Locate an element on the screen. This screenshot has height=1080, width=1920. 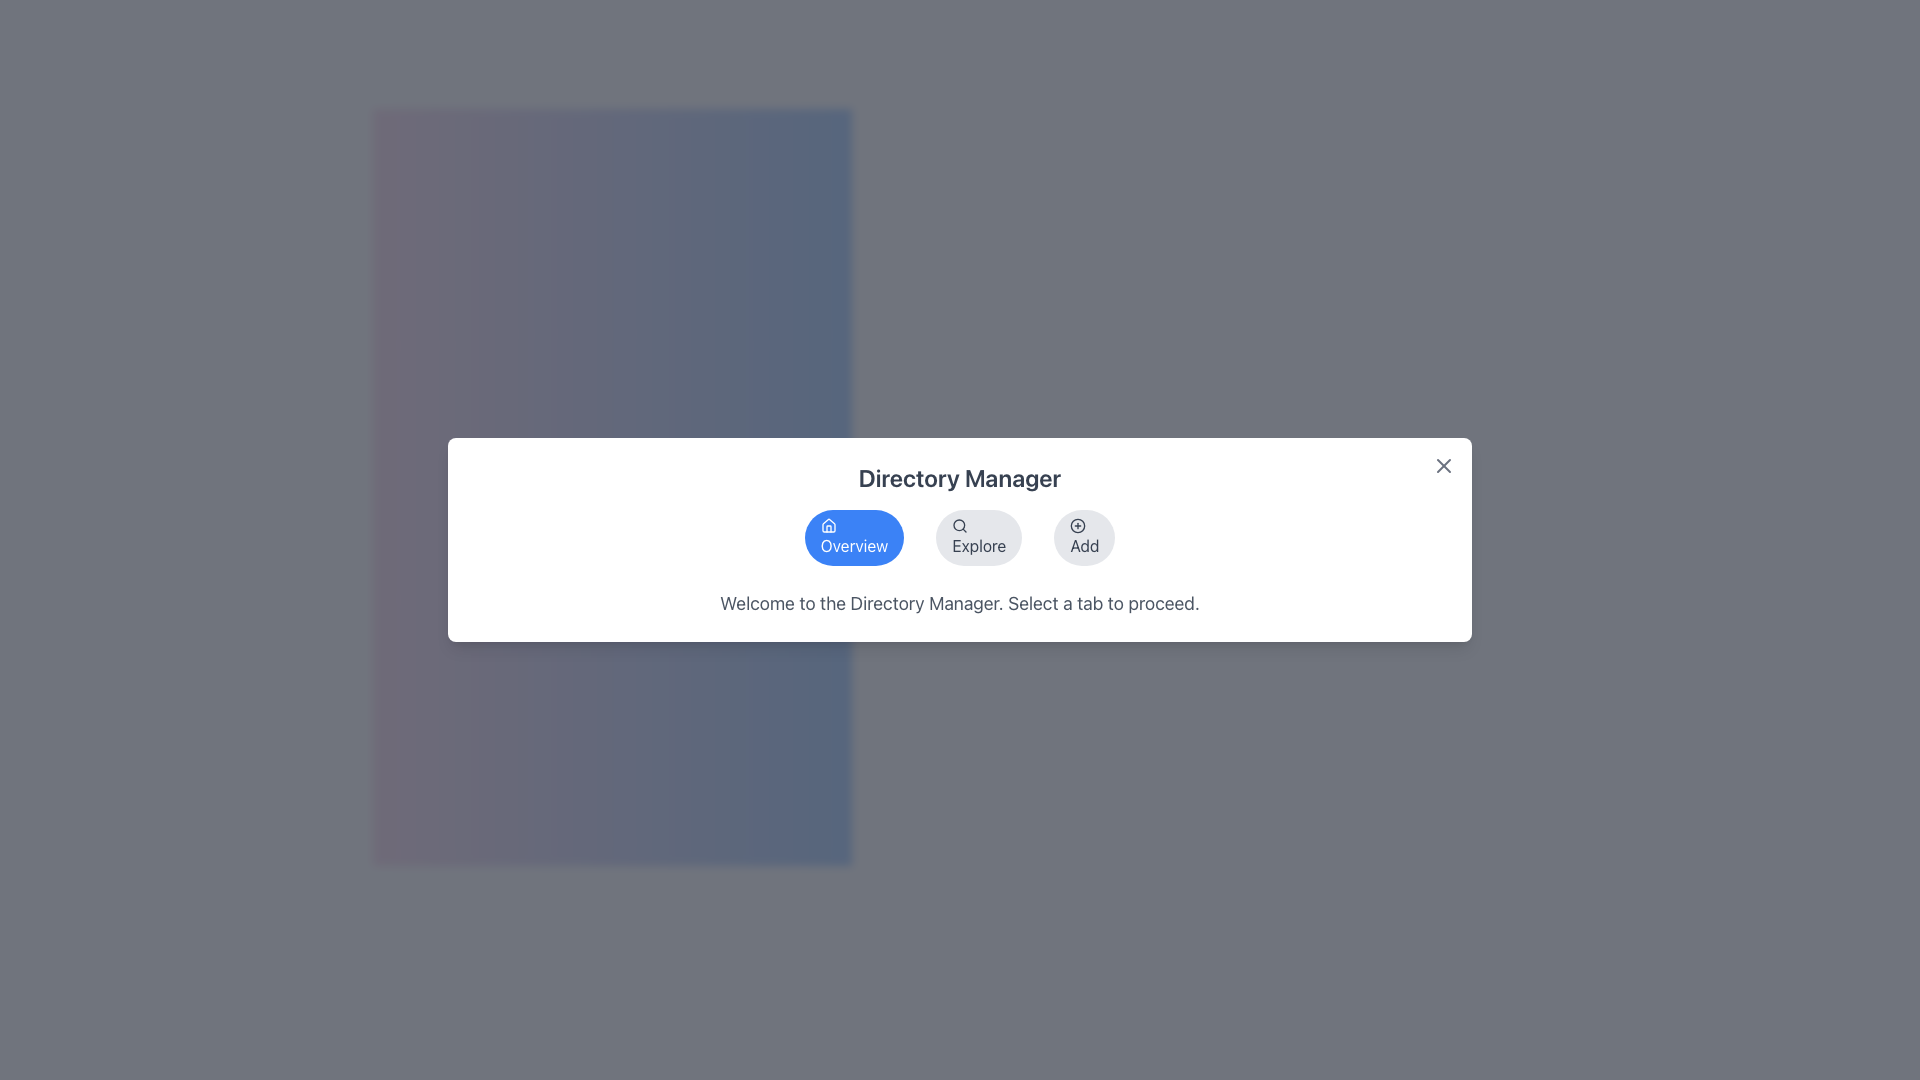
the magnifying glass icon located to the left of the text 'Explore' in the rounded rectangle button of the horizontal navigation bar under 'Directory Manager' is located at coordinates (960, 524).